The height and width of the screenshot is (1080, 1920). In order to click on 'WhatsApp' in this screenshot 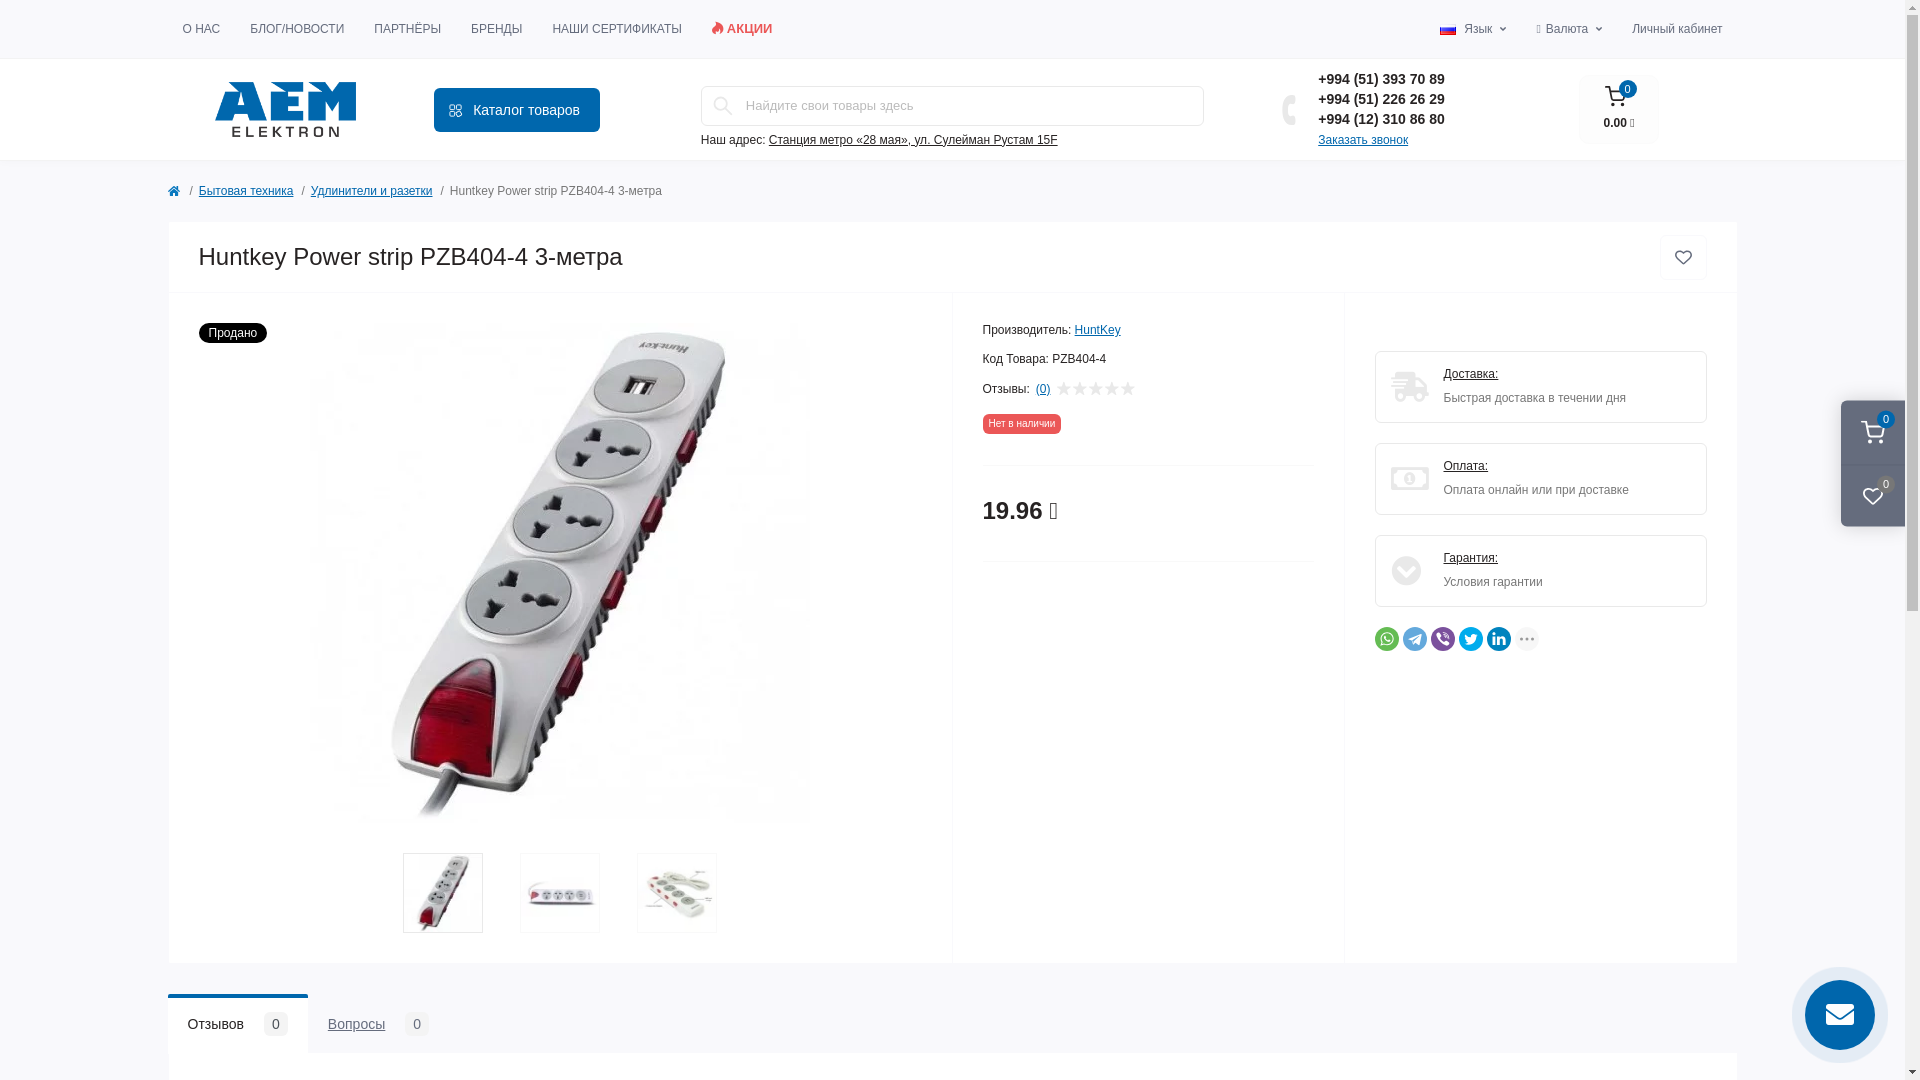, I will do `click(1385, 639)`.